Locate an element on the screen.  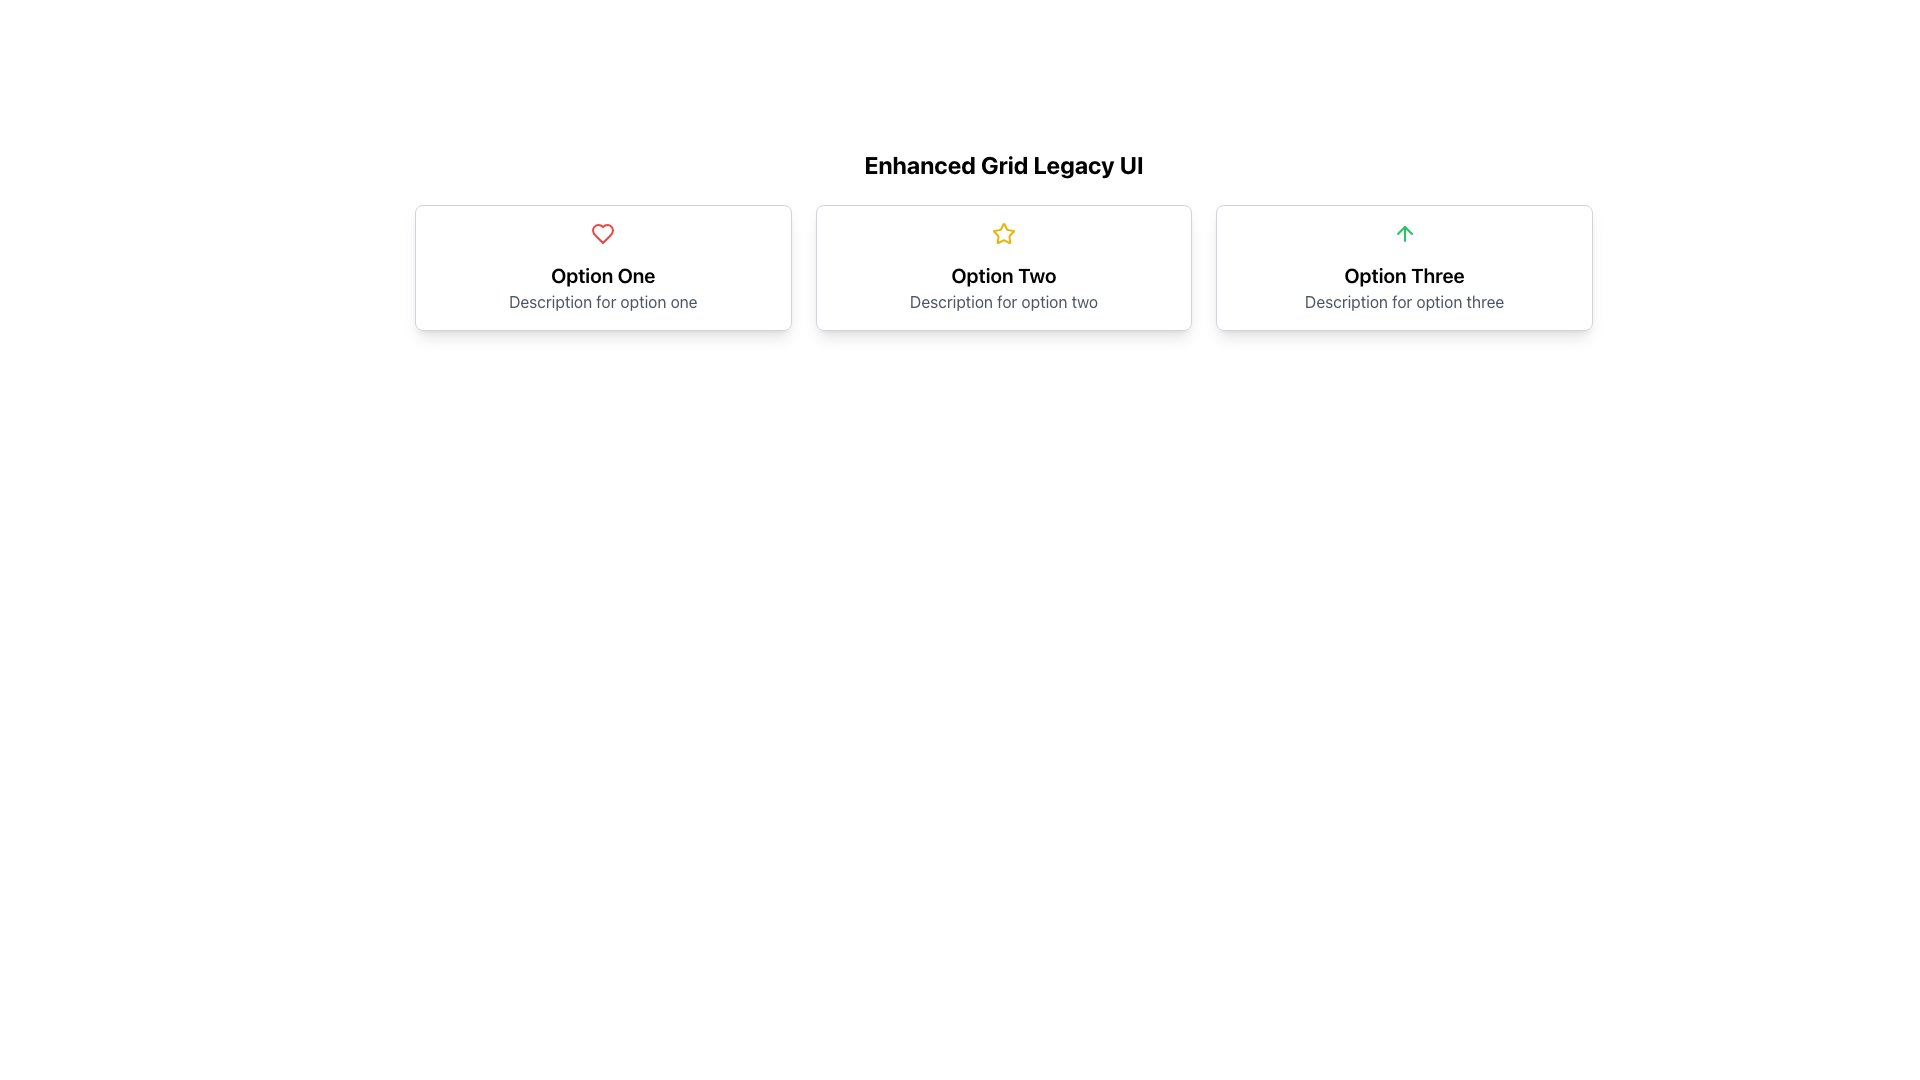
the Text Label that provides supplementary information related to the 'Option Two' feature, positioned below the title 'Option Two' within the middle card layout is located at coordinates (1003, 301).